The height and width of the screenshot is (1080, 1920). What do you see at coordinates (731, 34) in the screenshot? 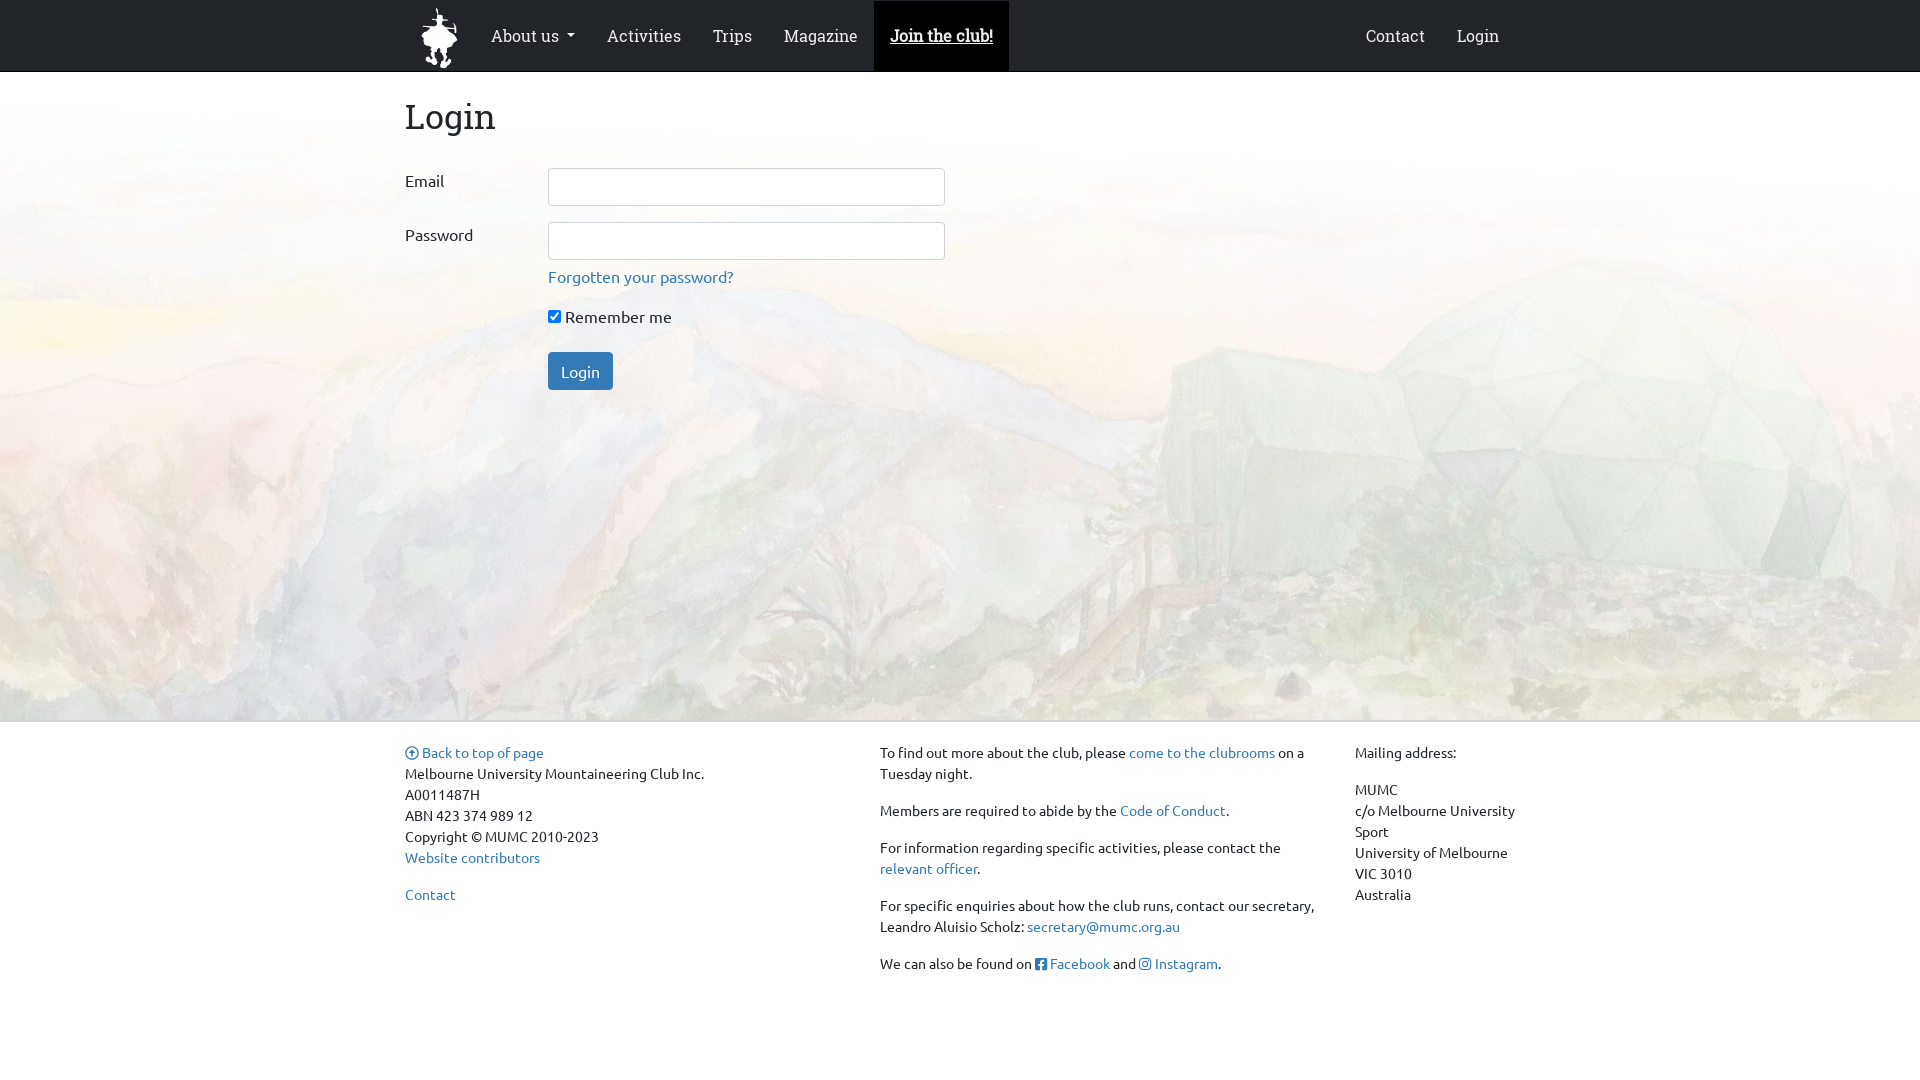
I see `'Trips'` at bounding box center [731, 34].